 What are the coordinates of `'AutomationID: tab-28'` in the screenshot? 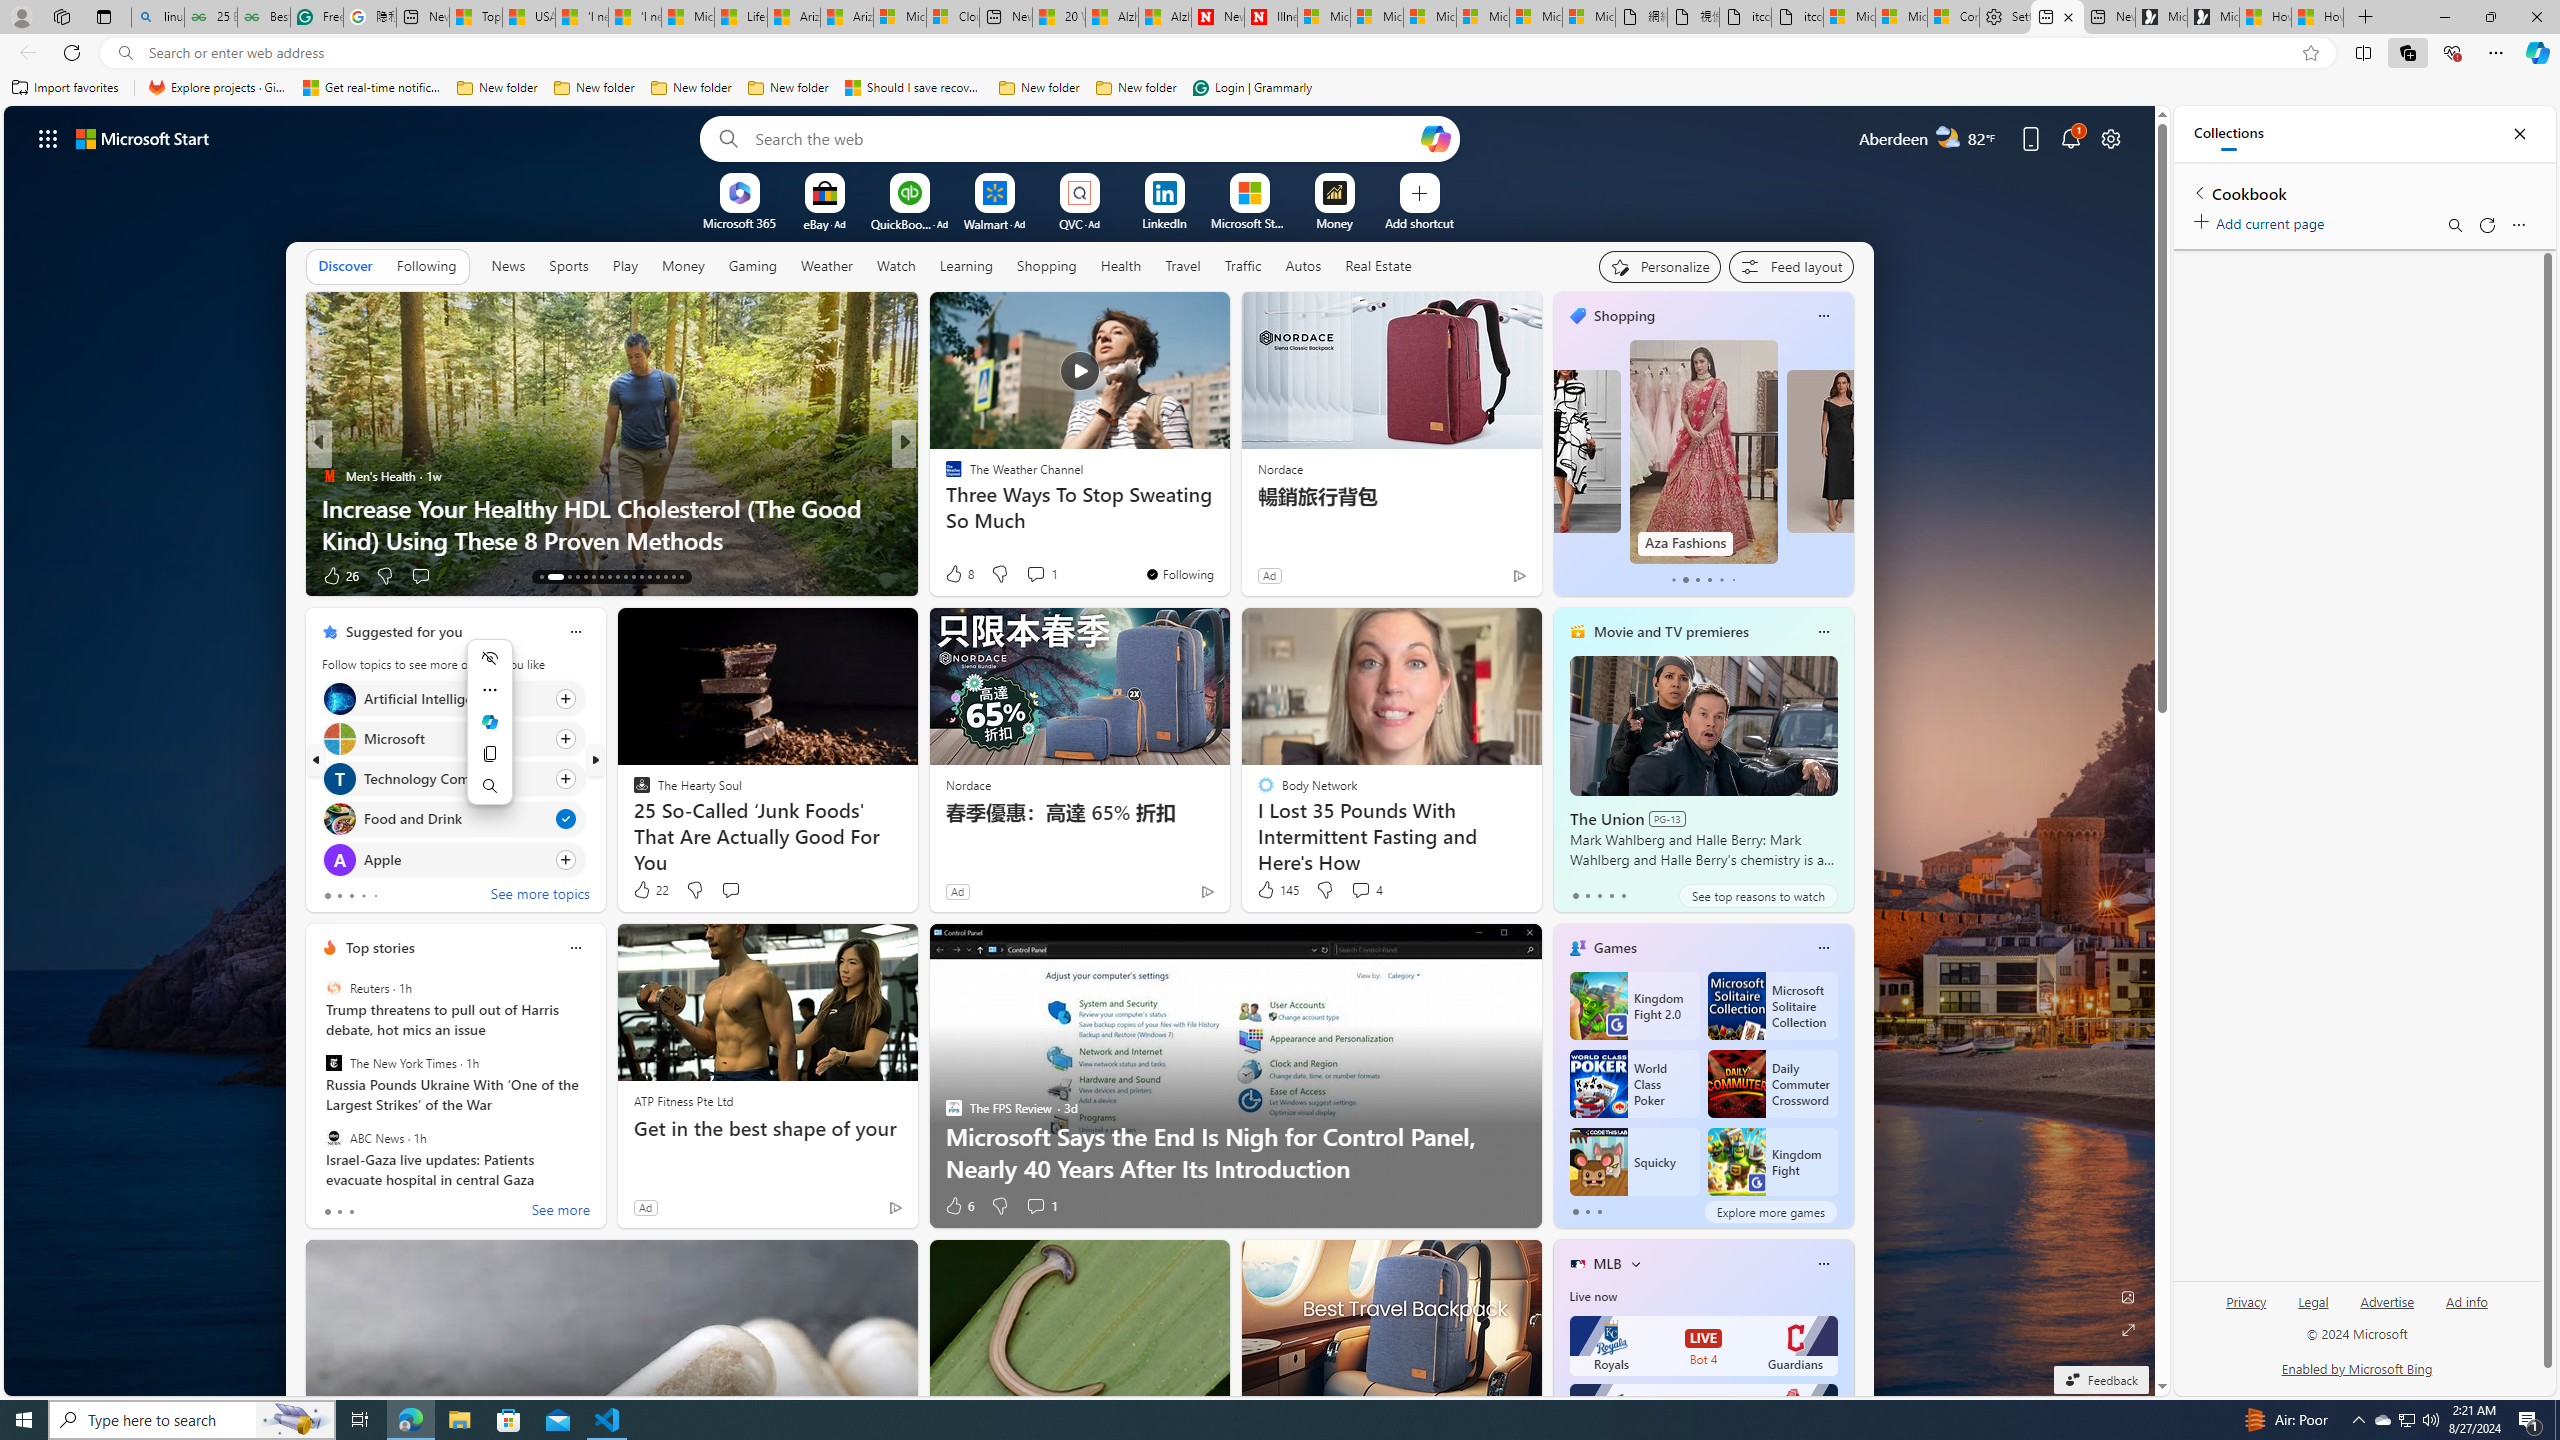 It's located at (672, 577).